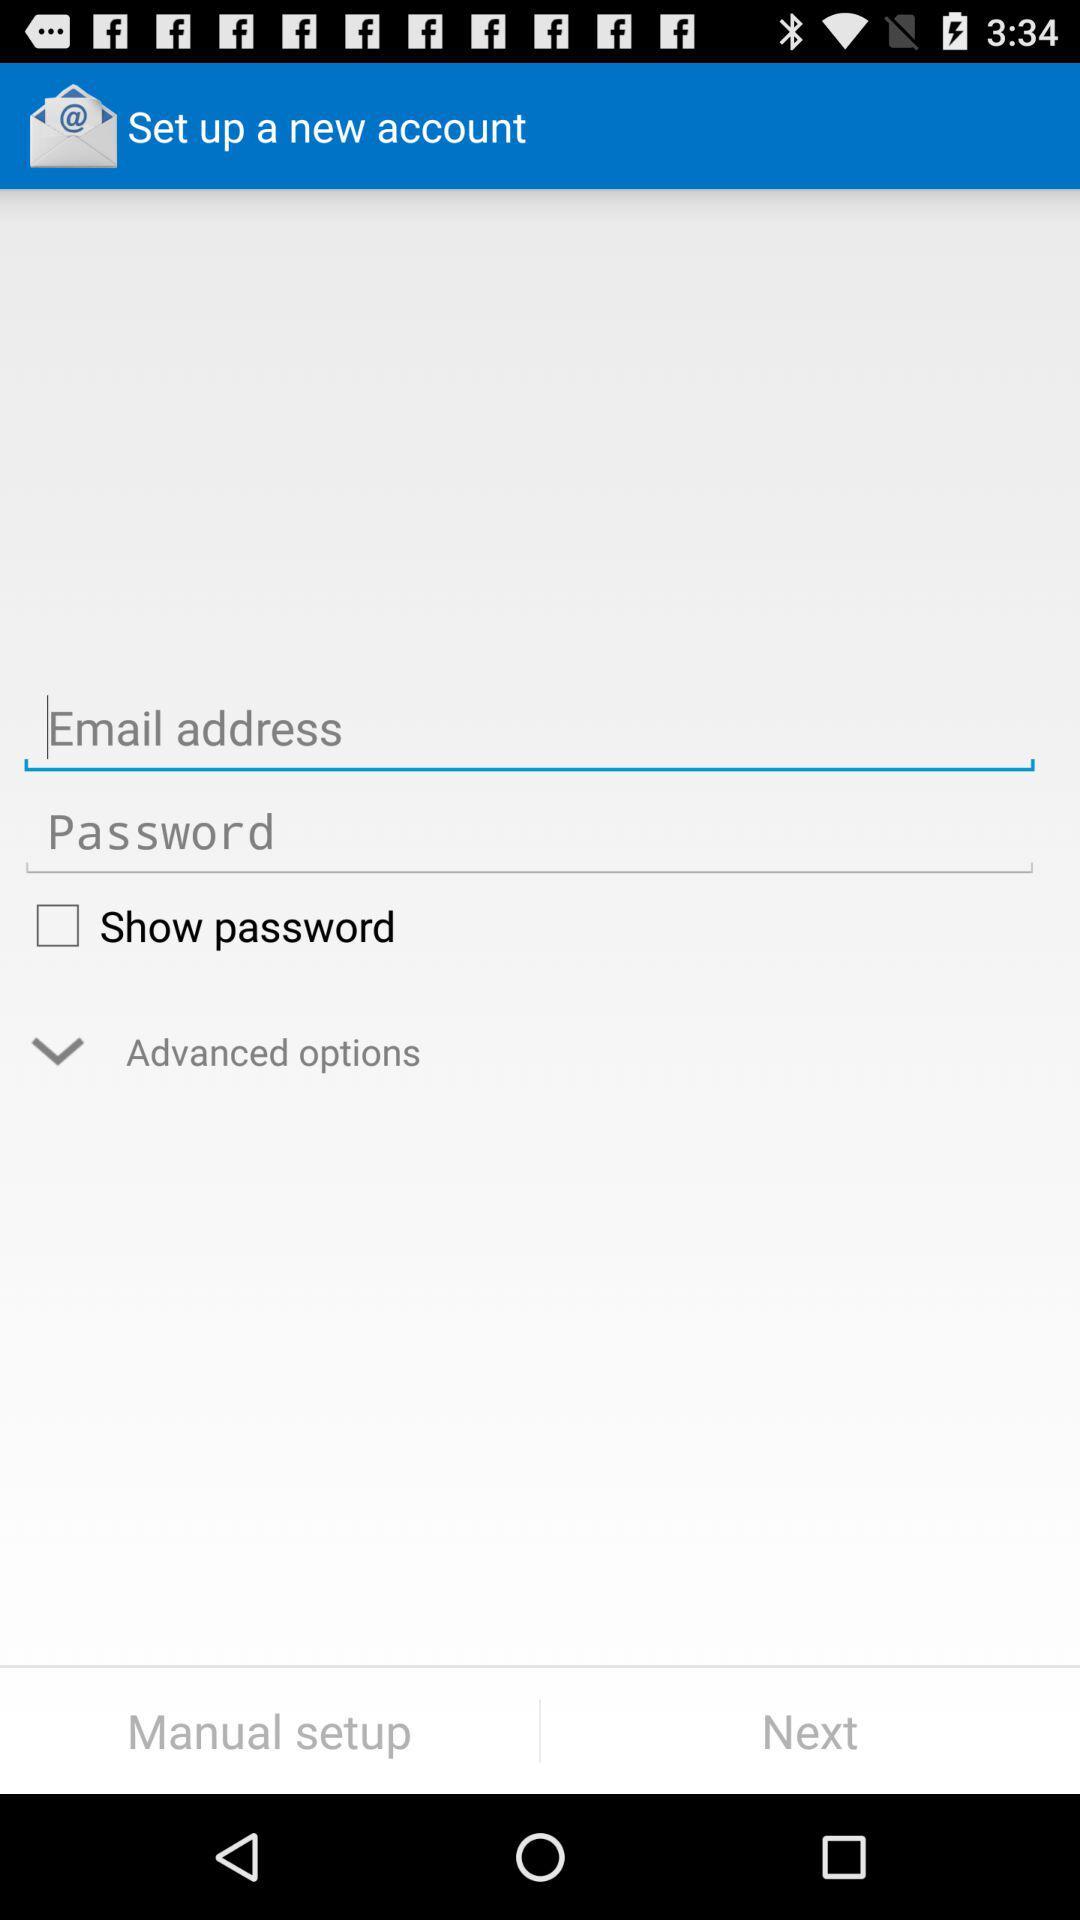  I want to click on button at the bottom right corner, so click(810, 1730).